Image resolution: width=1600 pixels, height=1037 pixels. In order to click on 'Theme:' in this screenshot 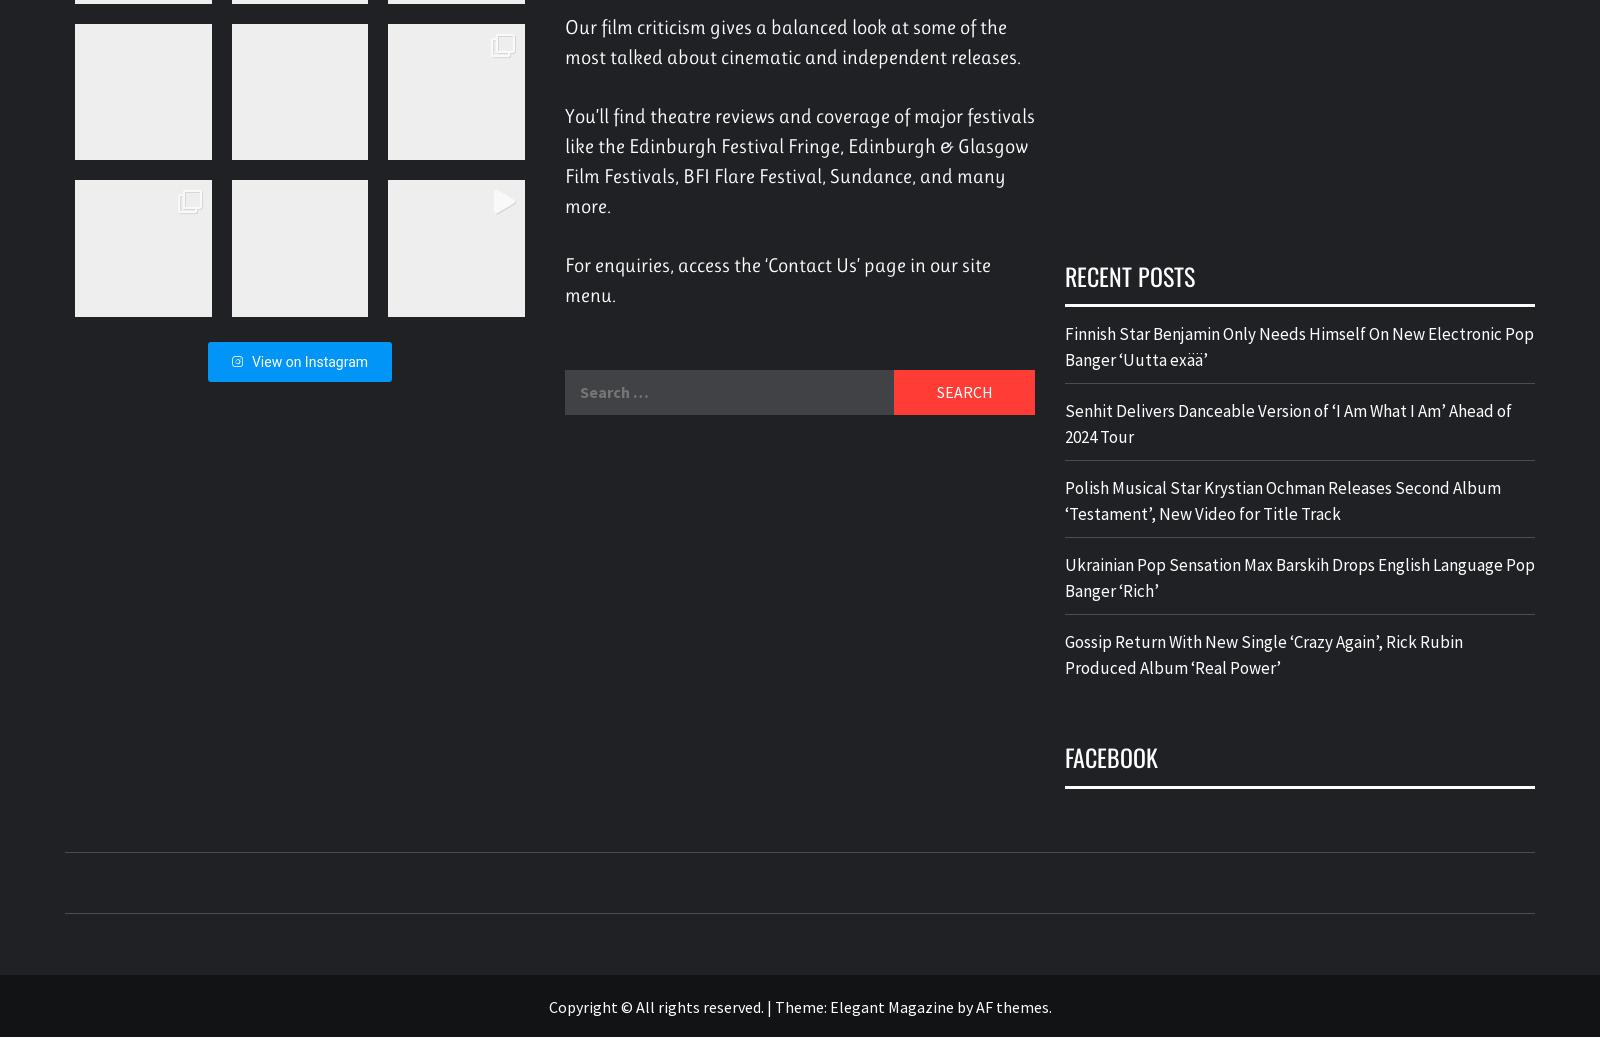, I will do `click(774, 1005)`.